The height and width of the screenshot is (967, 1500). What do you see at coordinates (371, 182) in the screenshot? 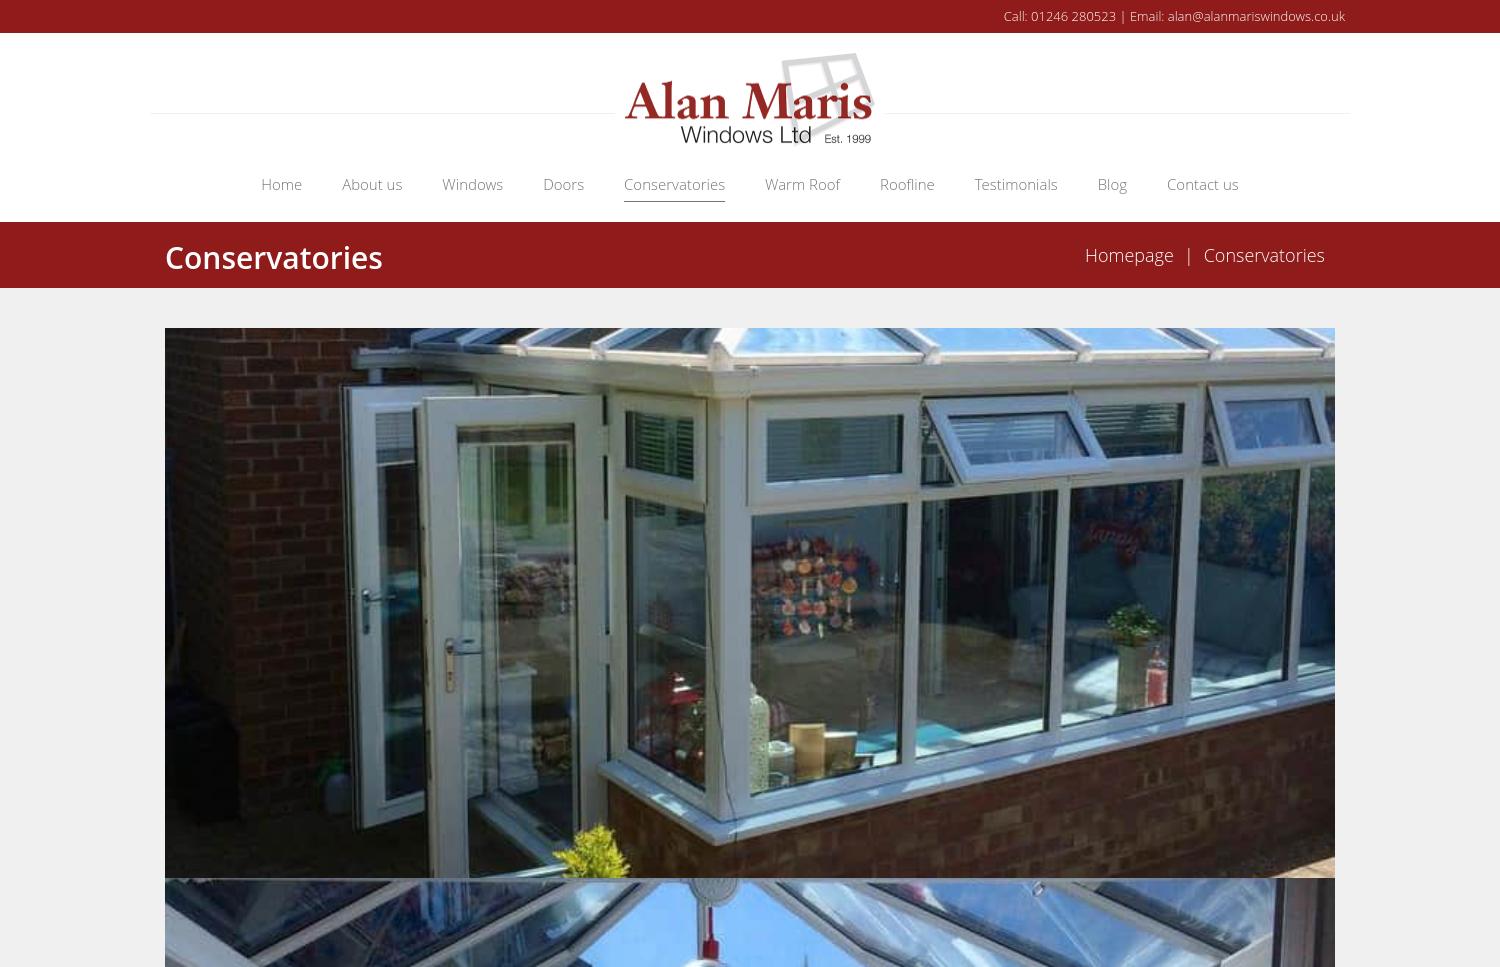
I see `'About us'` at bounding box center [371, 182].